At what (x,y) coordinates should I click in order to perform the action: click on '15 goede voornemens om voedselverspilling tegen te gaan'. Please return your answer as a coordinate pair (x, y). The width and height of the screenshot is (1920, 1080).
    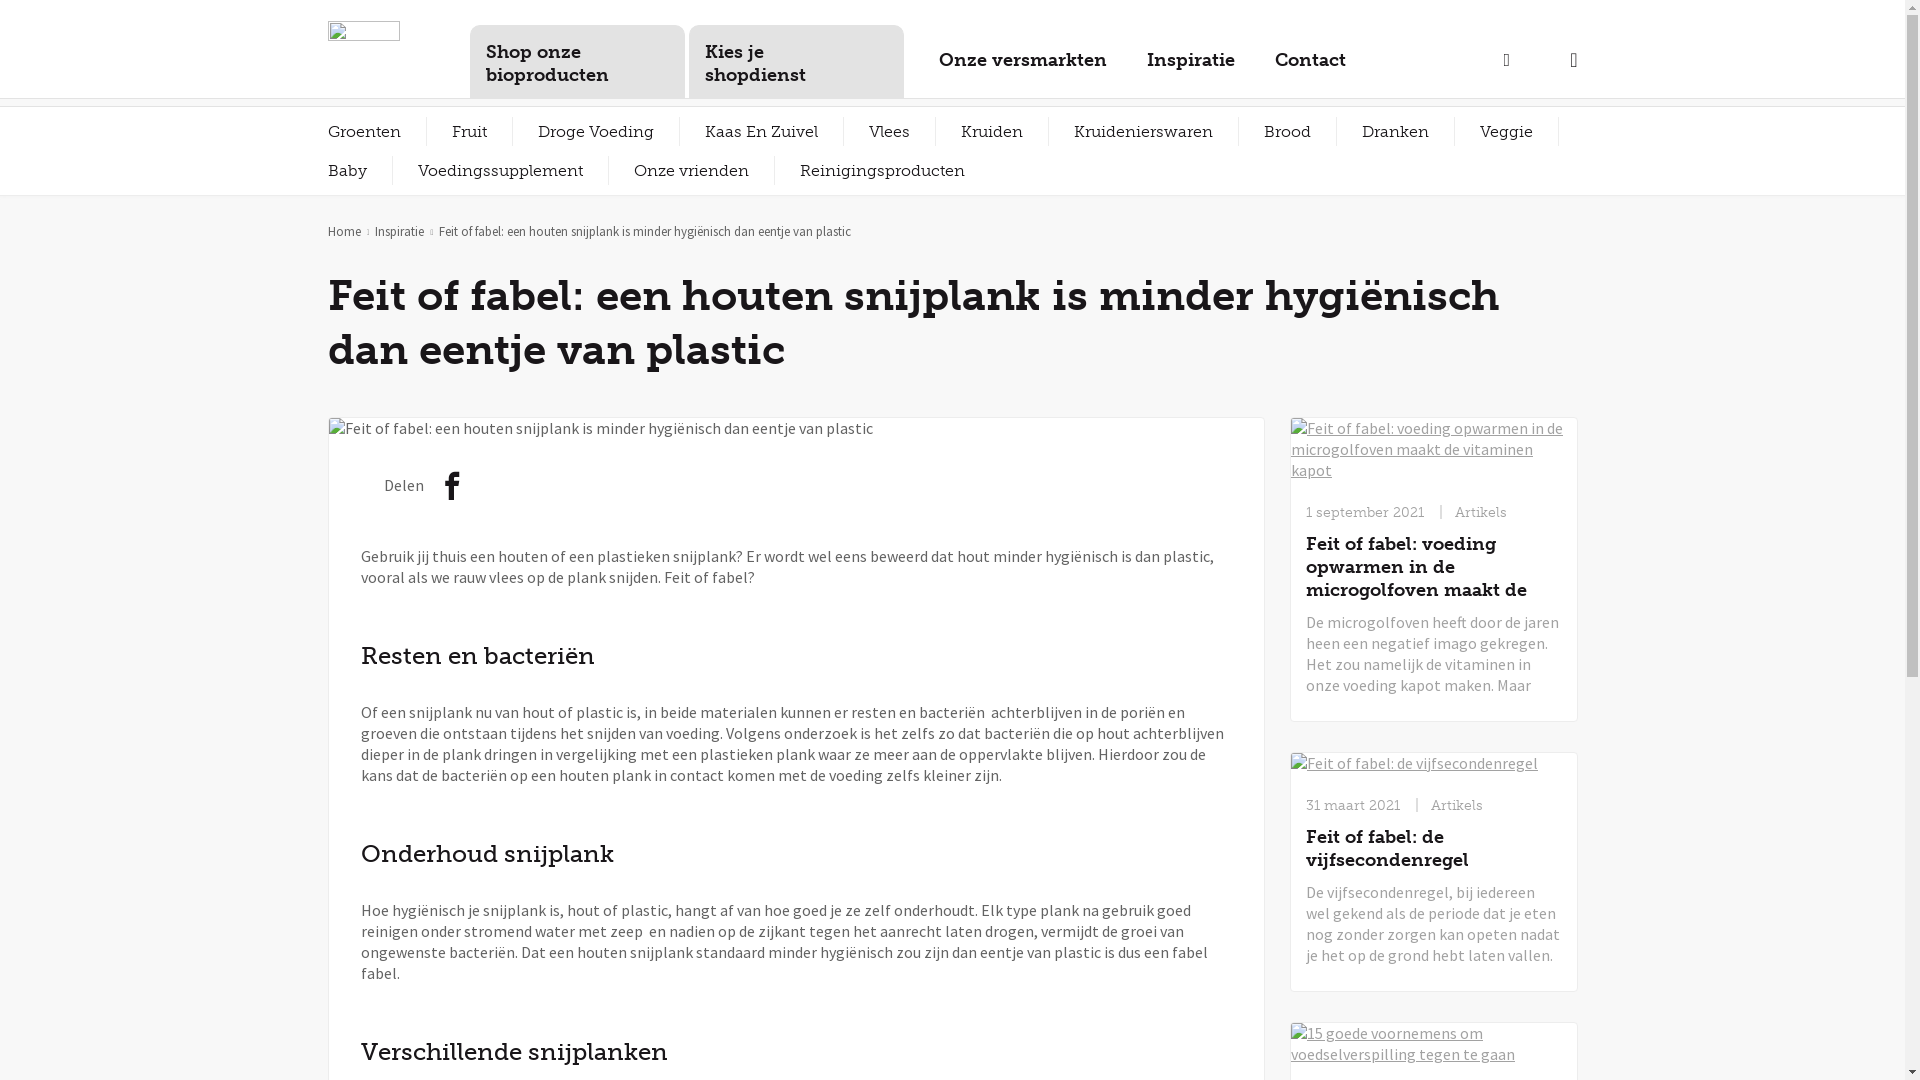
    Looking at the image, I should click on (1433, 1043).